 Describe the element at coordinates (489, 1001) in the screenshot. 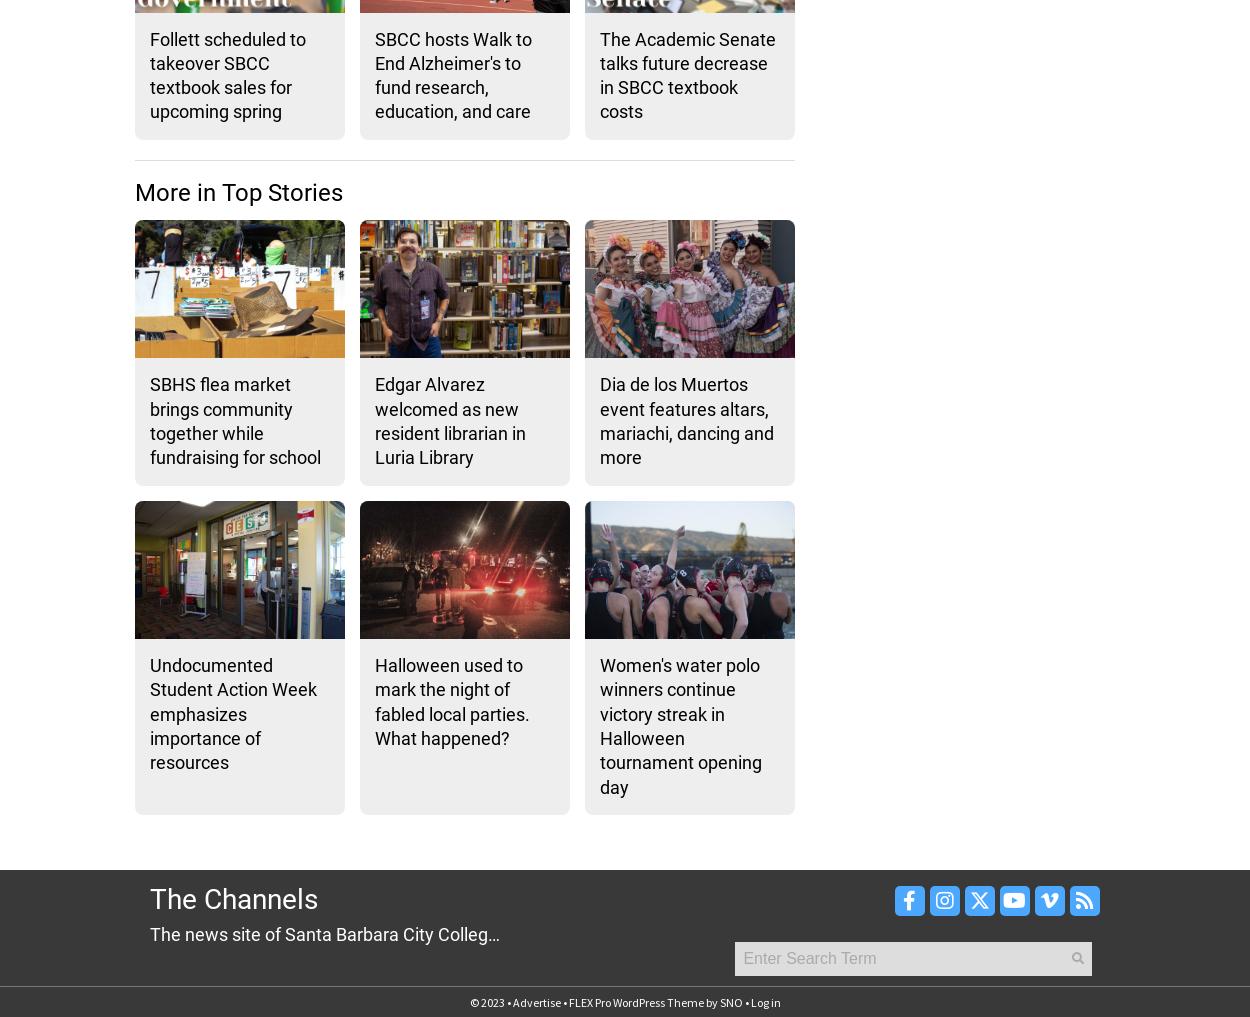

I see `'© 2023  •'` at that location.